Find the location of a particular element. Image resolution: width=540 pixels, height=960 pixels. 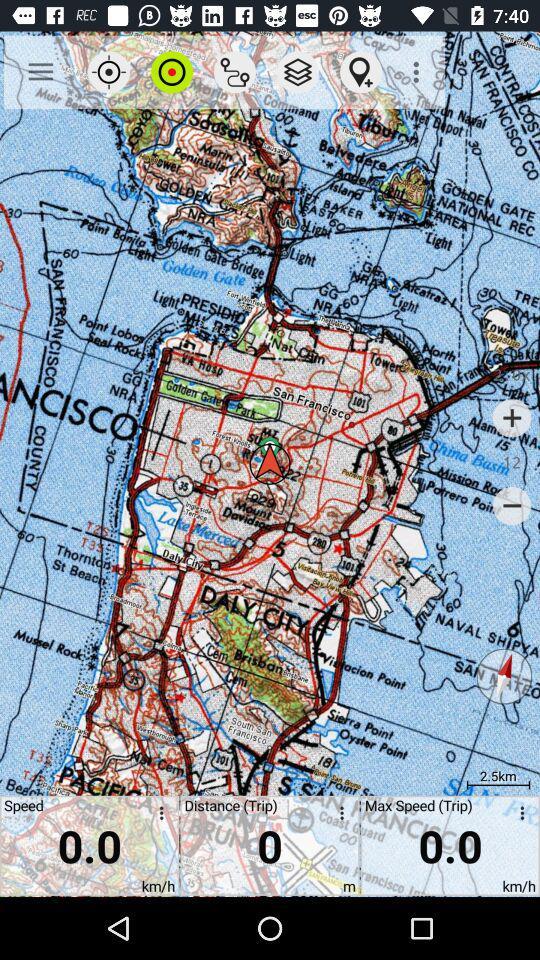

icon above 12 item is located at coordinates (512, 417).